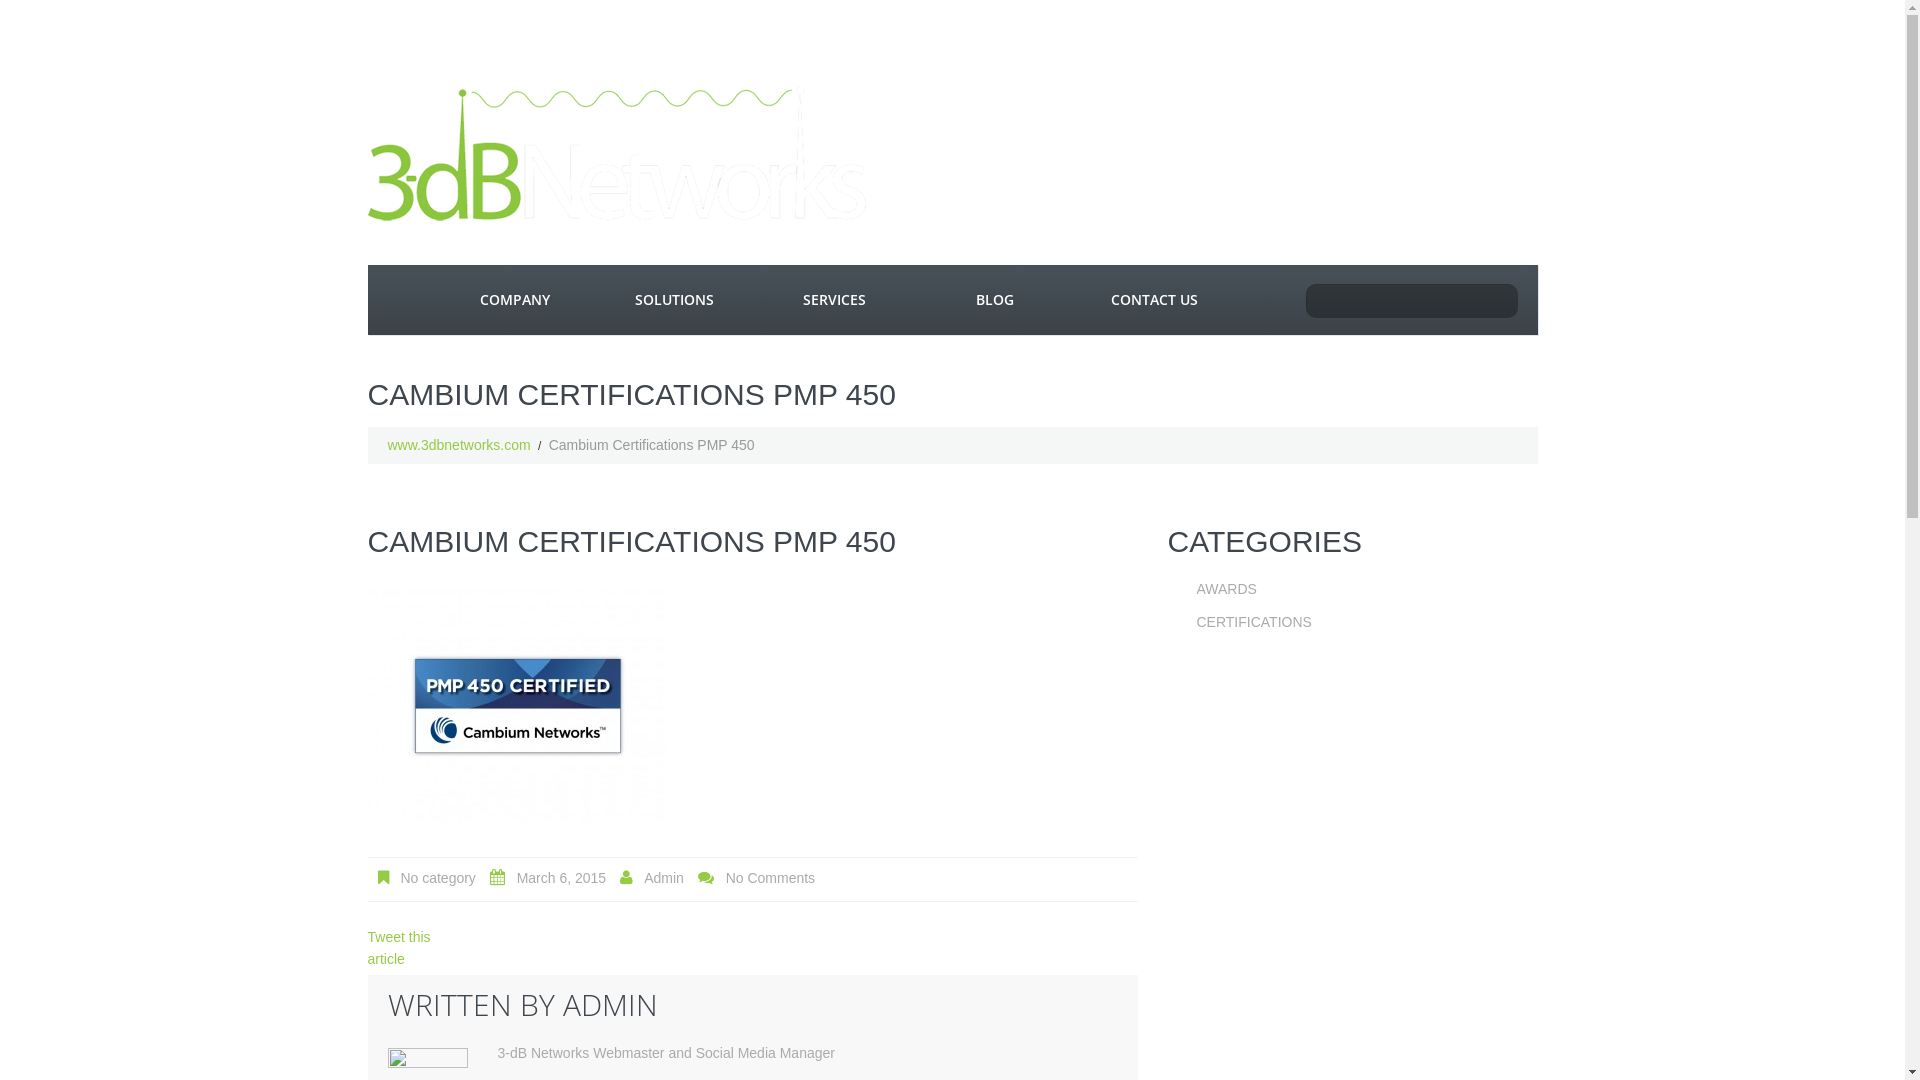 The height and width of the screenshot is (1080, 1920). Describe the element at coordinates (399, 947) in the screenshot. I see `'Tweet this article'` at that location.